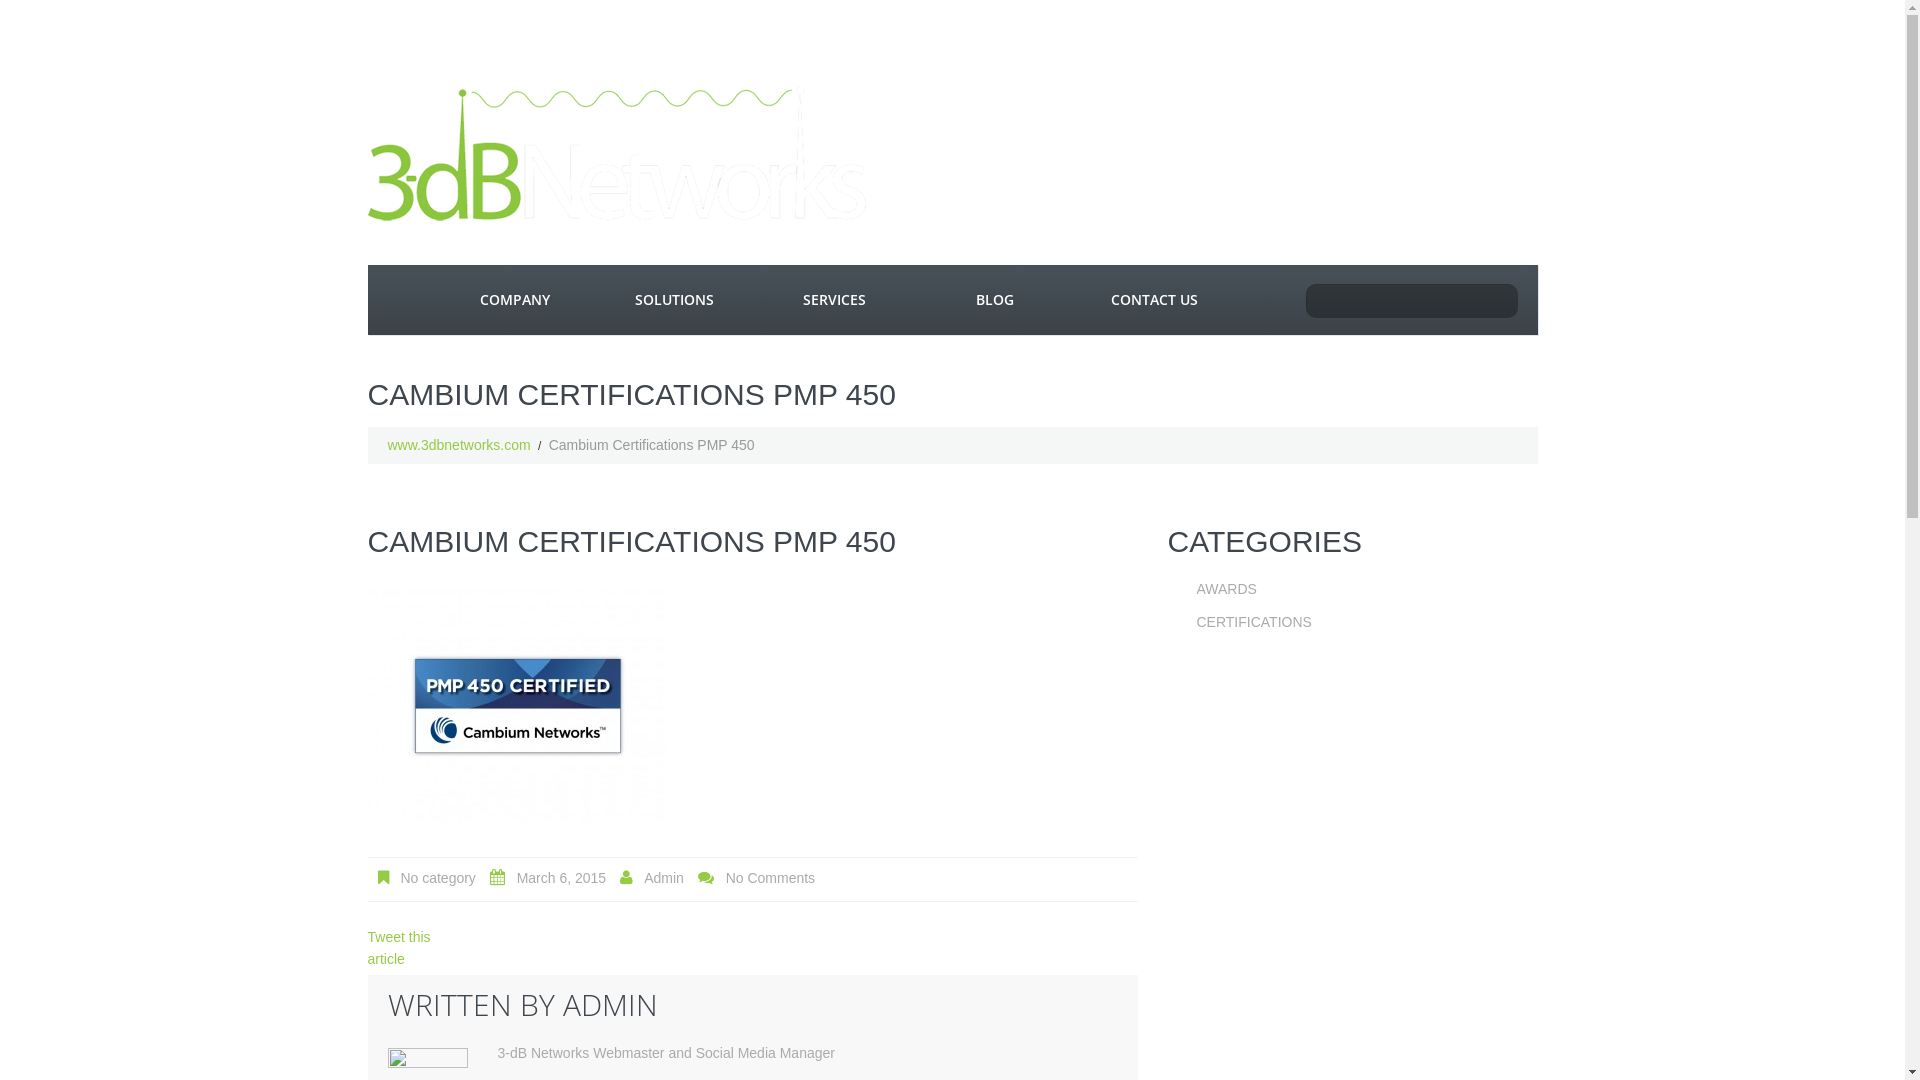 The height and width of the screenshot is (1080, 1920). Describe the element at coordinates (399, 947) in the screenshot. I see `'Tweet this article'` at that location.